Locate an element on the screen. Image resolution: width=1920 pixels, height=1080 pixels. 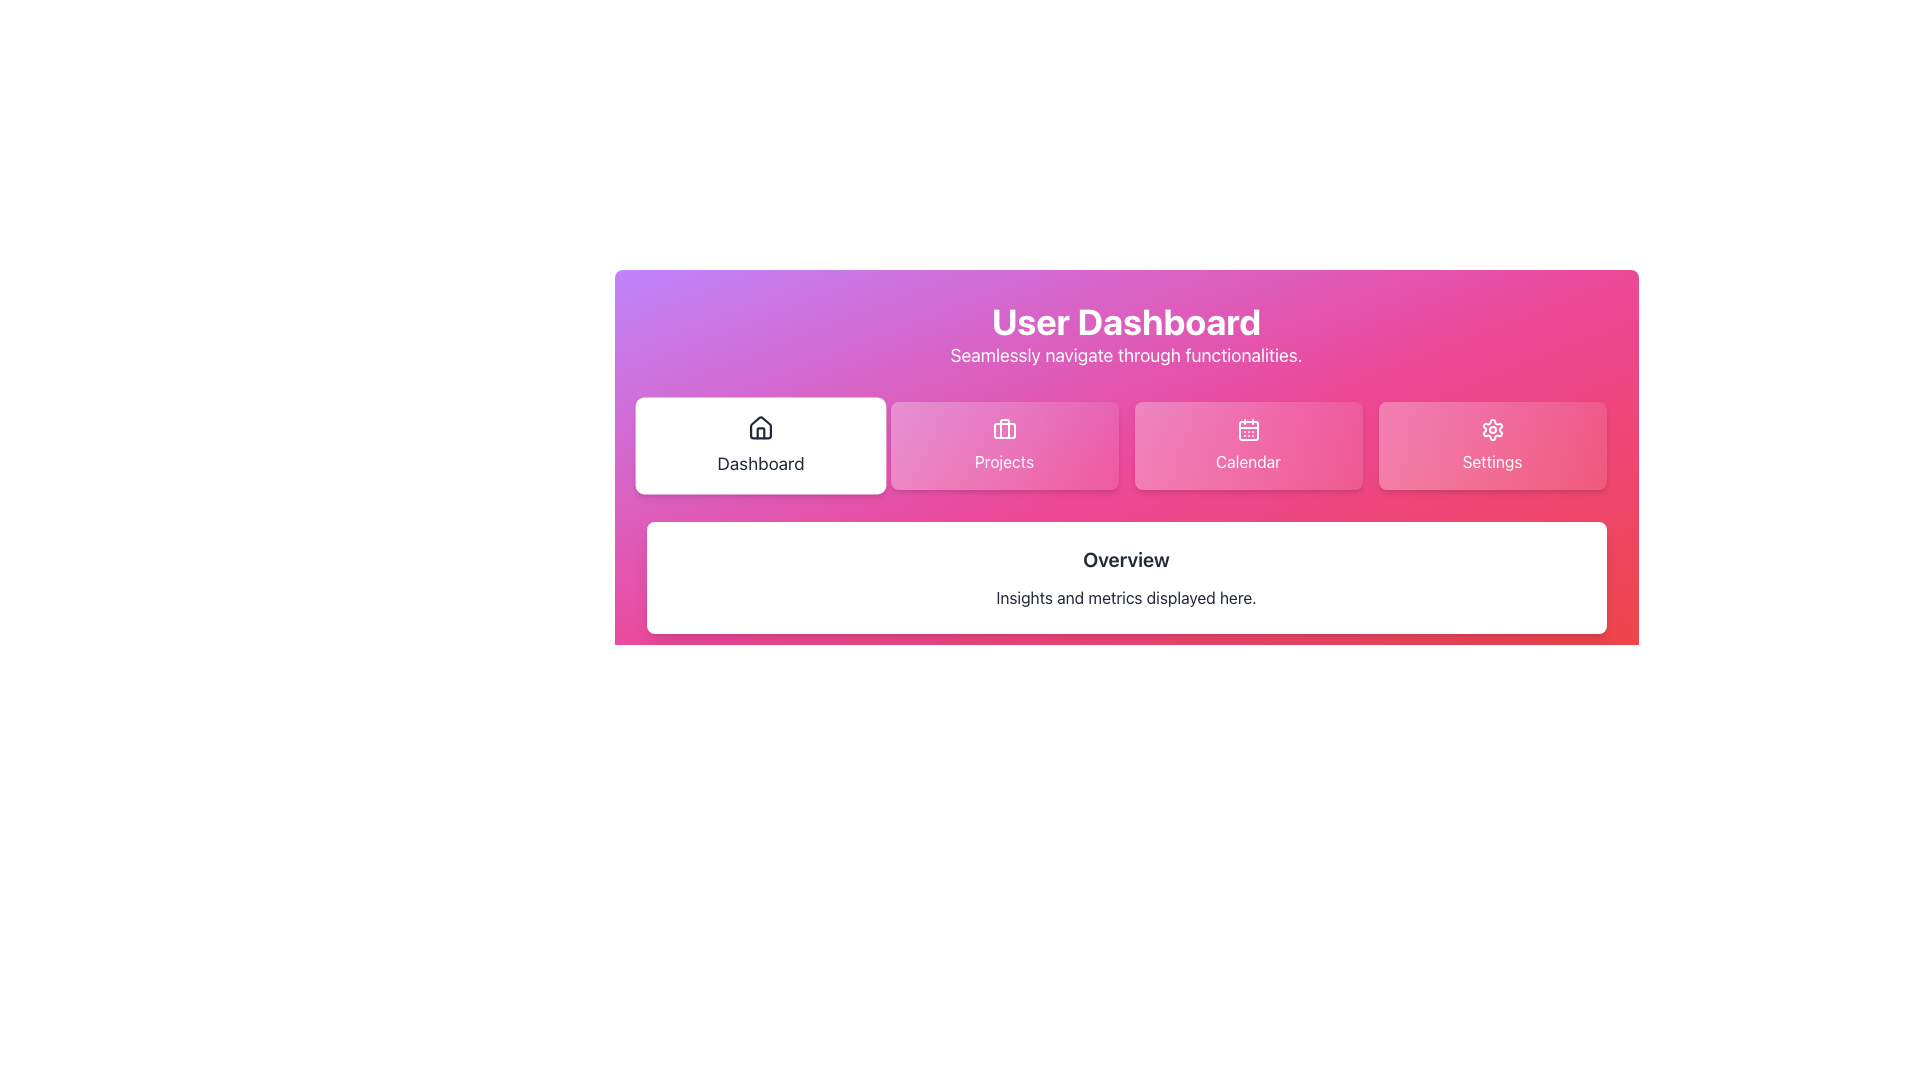
the rectangular button labeled 'Dashboard' with a house icon, located on the leftmost position of the navigation row is located at coordinates (759, 445).